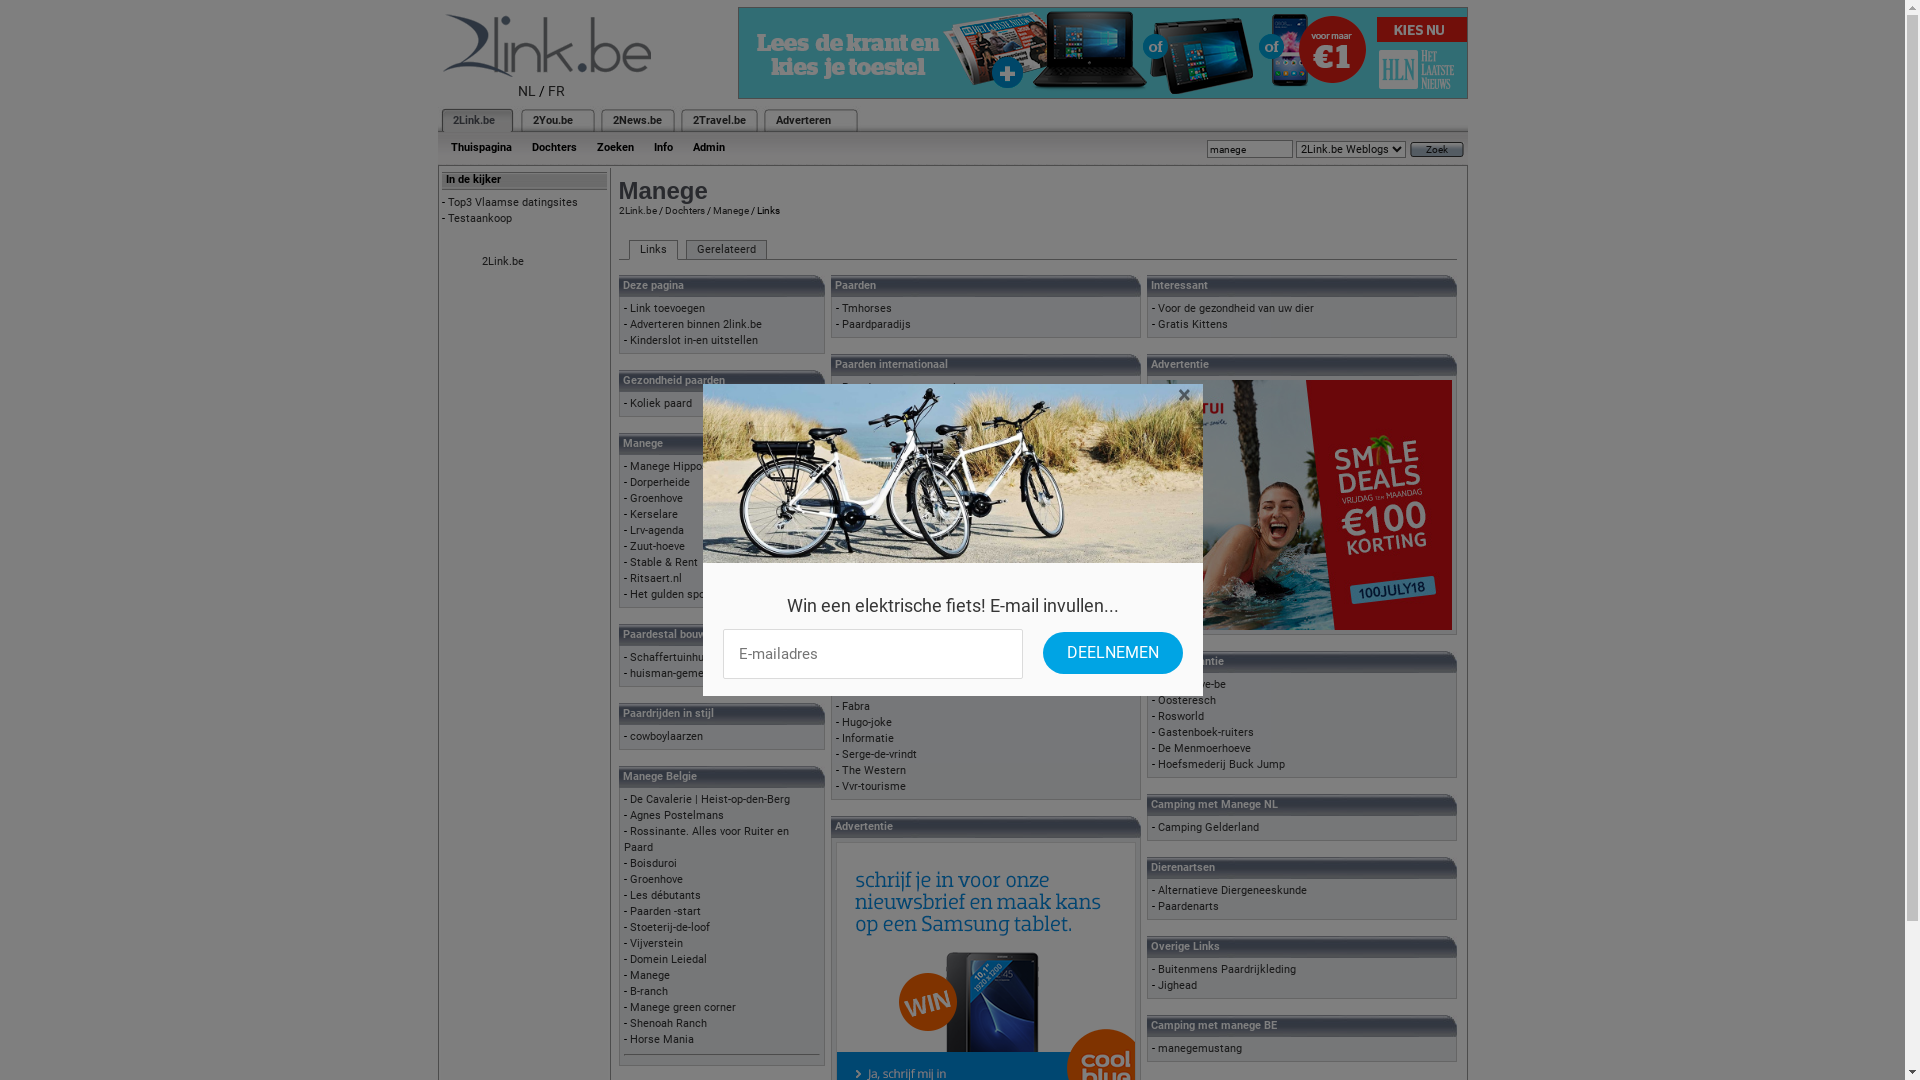  What do you see at coordinates (657, 546) in the screenshot?
I see `'Zuut-hoeve'` at bounding box center [657, 546].